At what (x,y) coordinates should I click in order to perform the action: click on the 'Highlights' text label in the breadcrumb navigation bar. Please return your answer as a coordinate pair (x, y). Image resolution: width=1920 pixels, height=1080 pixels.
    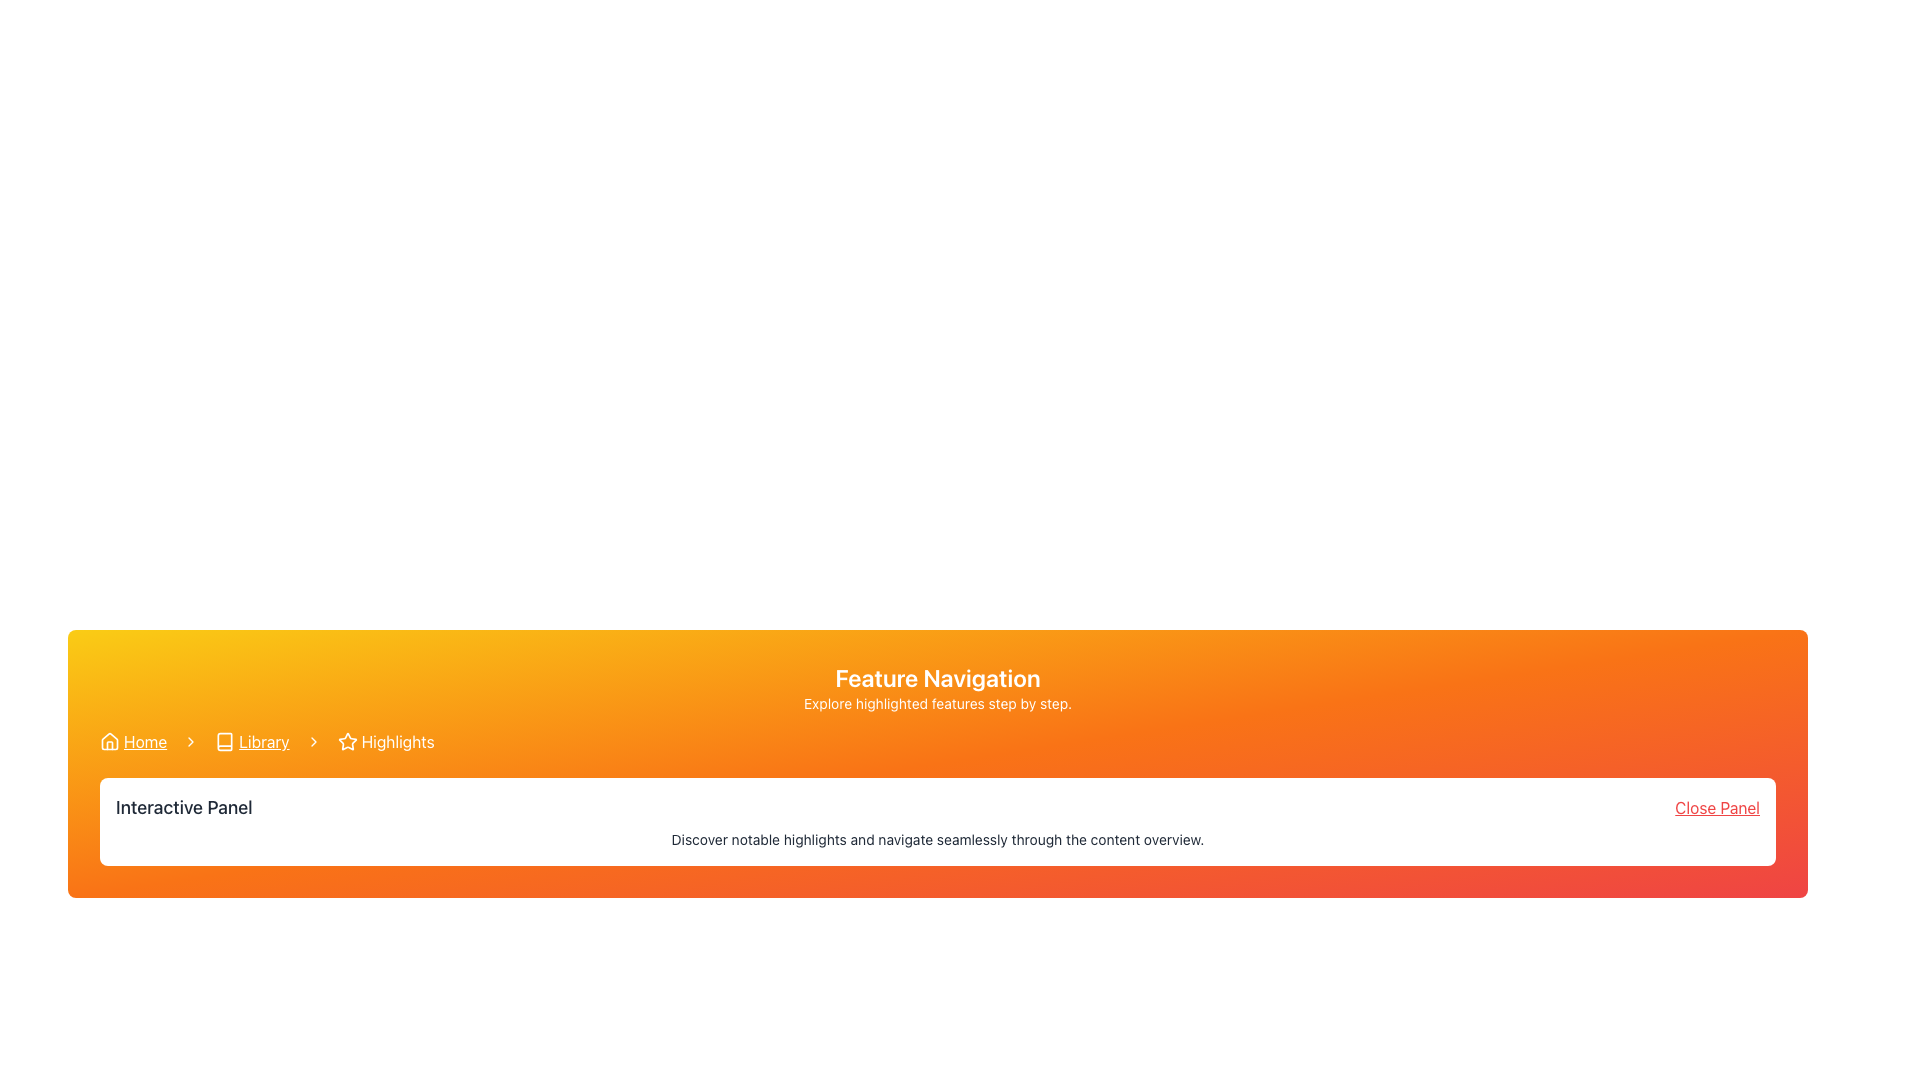
    Looking at the image, I should click on (398, 741).